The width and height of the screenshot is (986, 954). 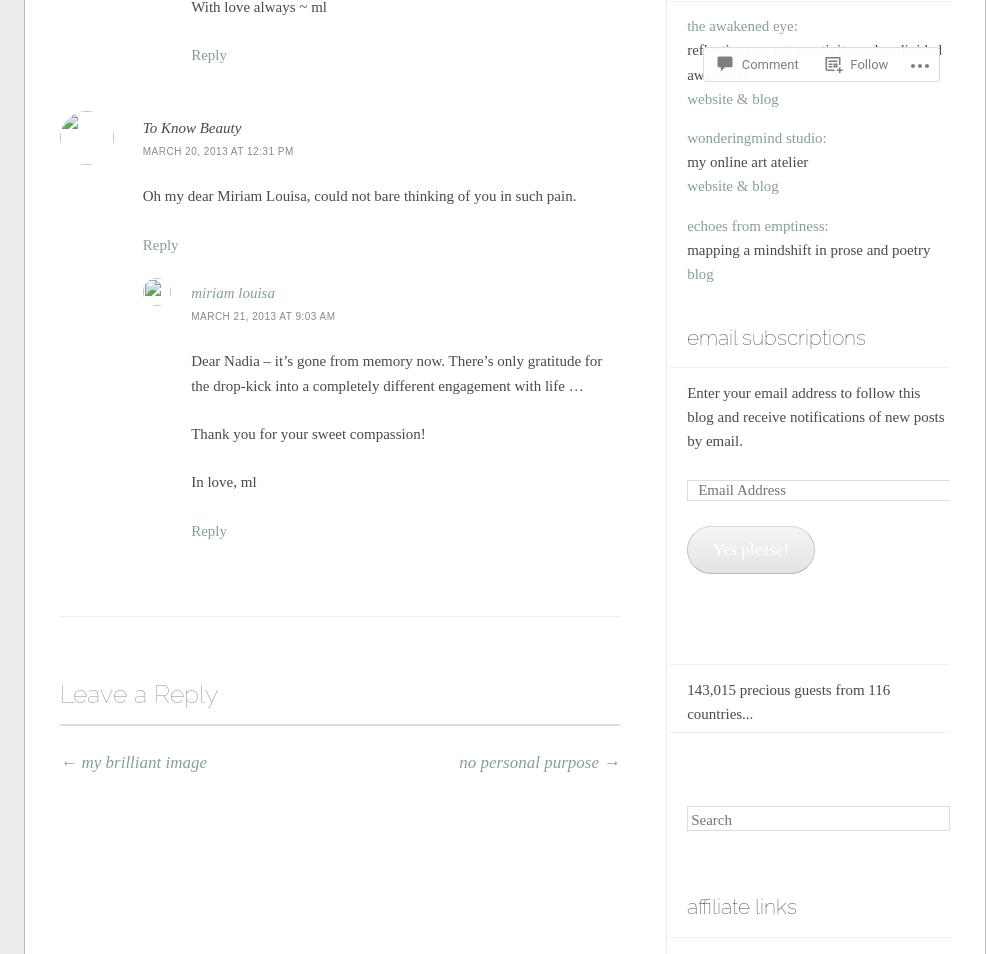 I want to click on 'mapping a mindshift in prose and poetry', so click(x=686, y=248).